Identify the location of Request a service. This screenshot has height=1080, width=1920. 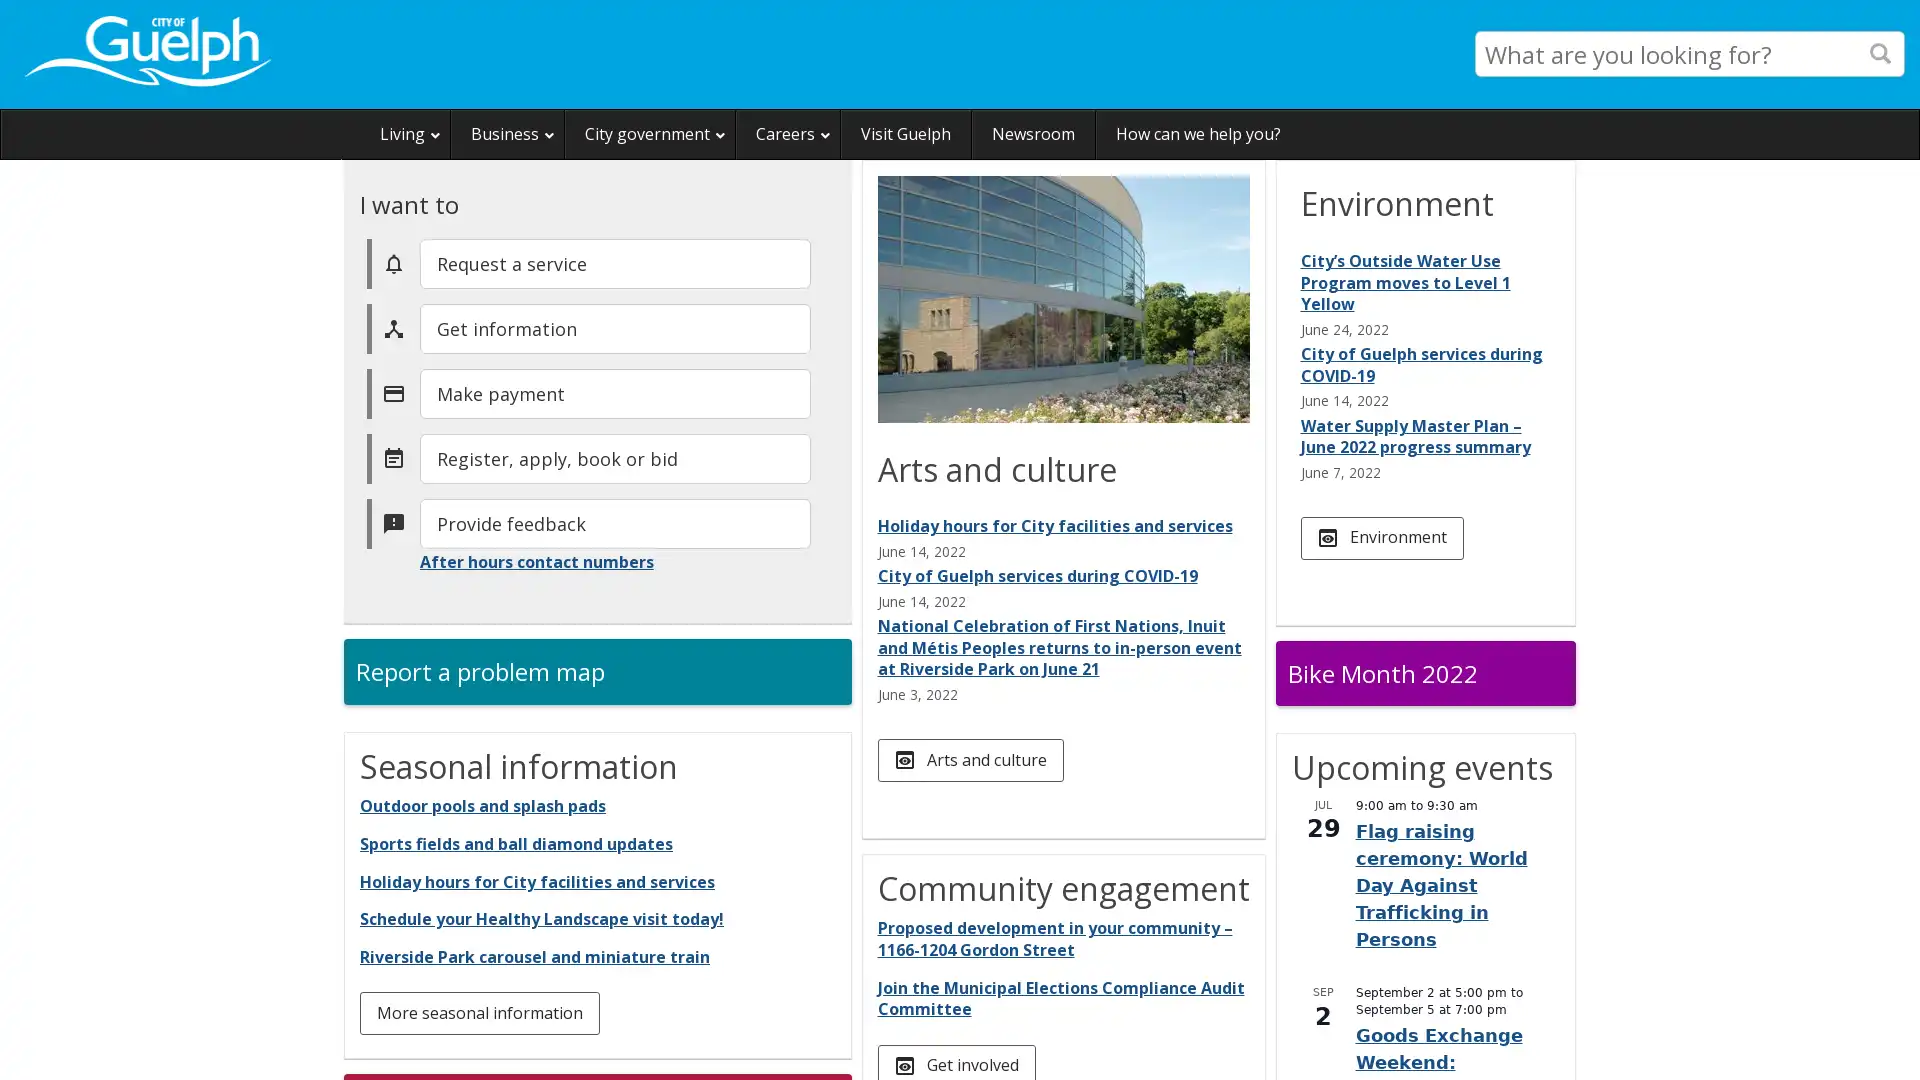
(613, 261).